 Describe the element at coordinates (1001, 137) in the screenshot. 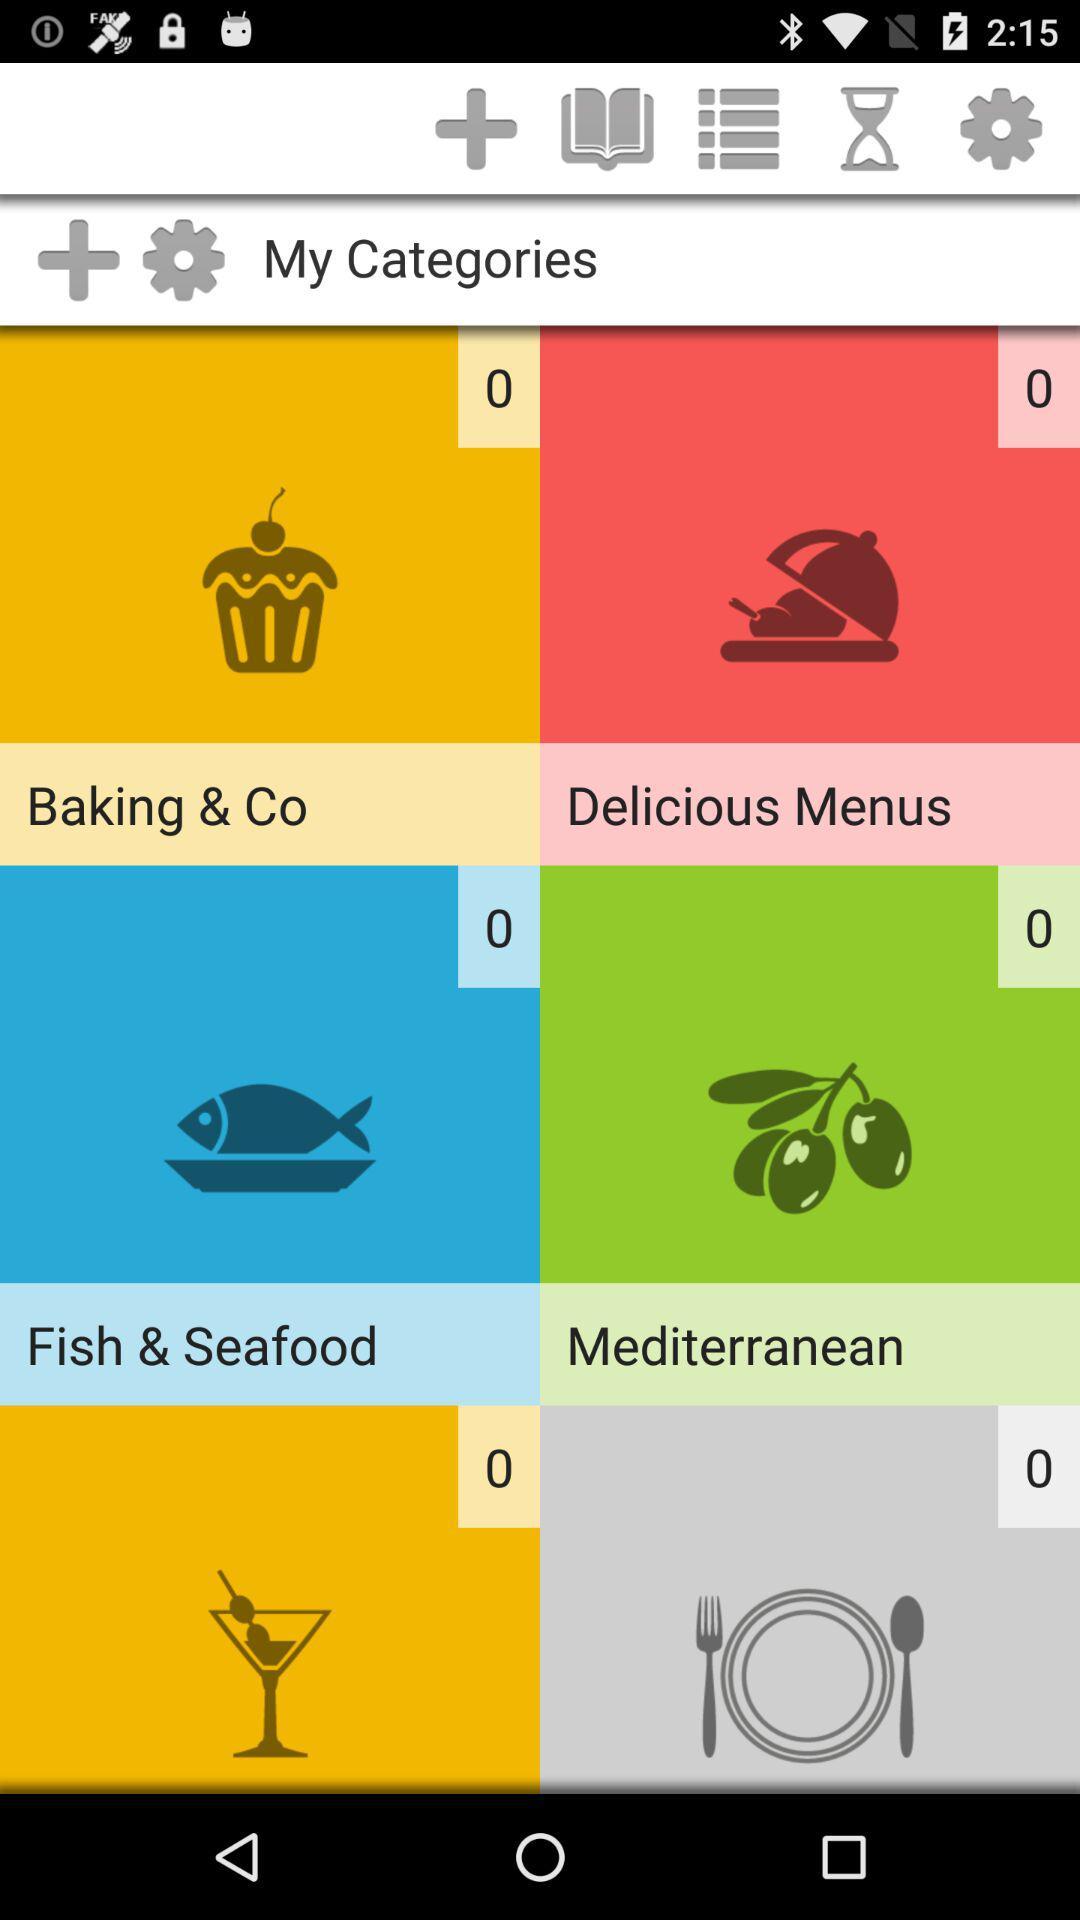

I see `the settings icon` at that location.